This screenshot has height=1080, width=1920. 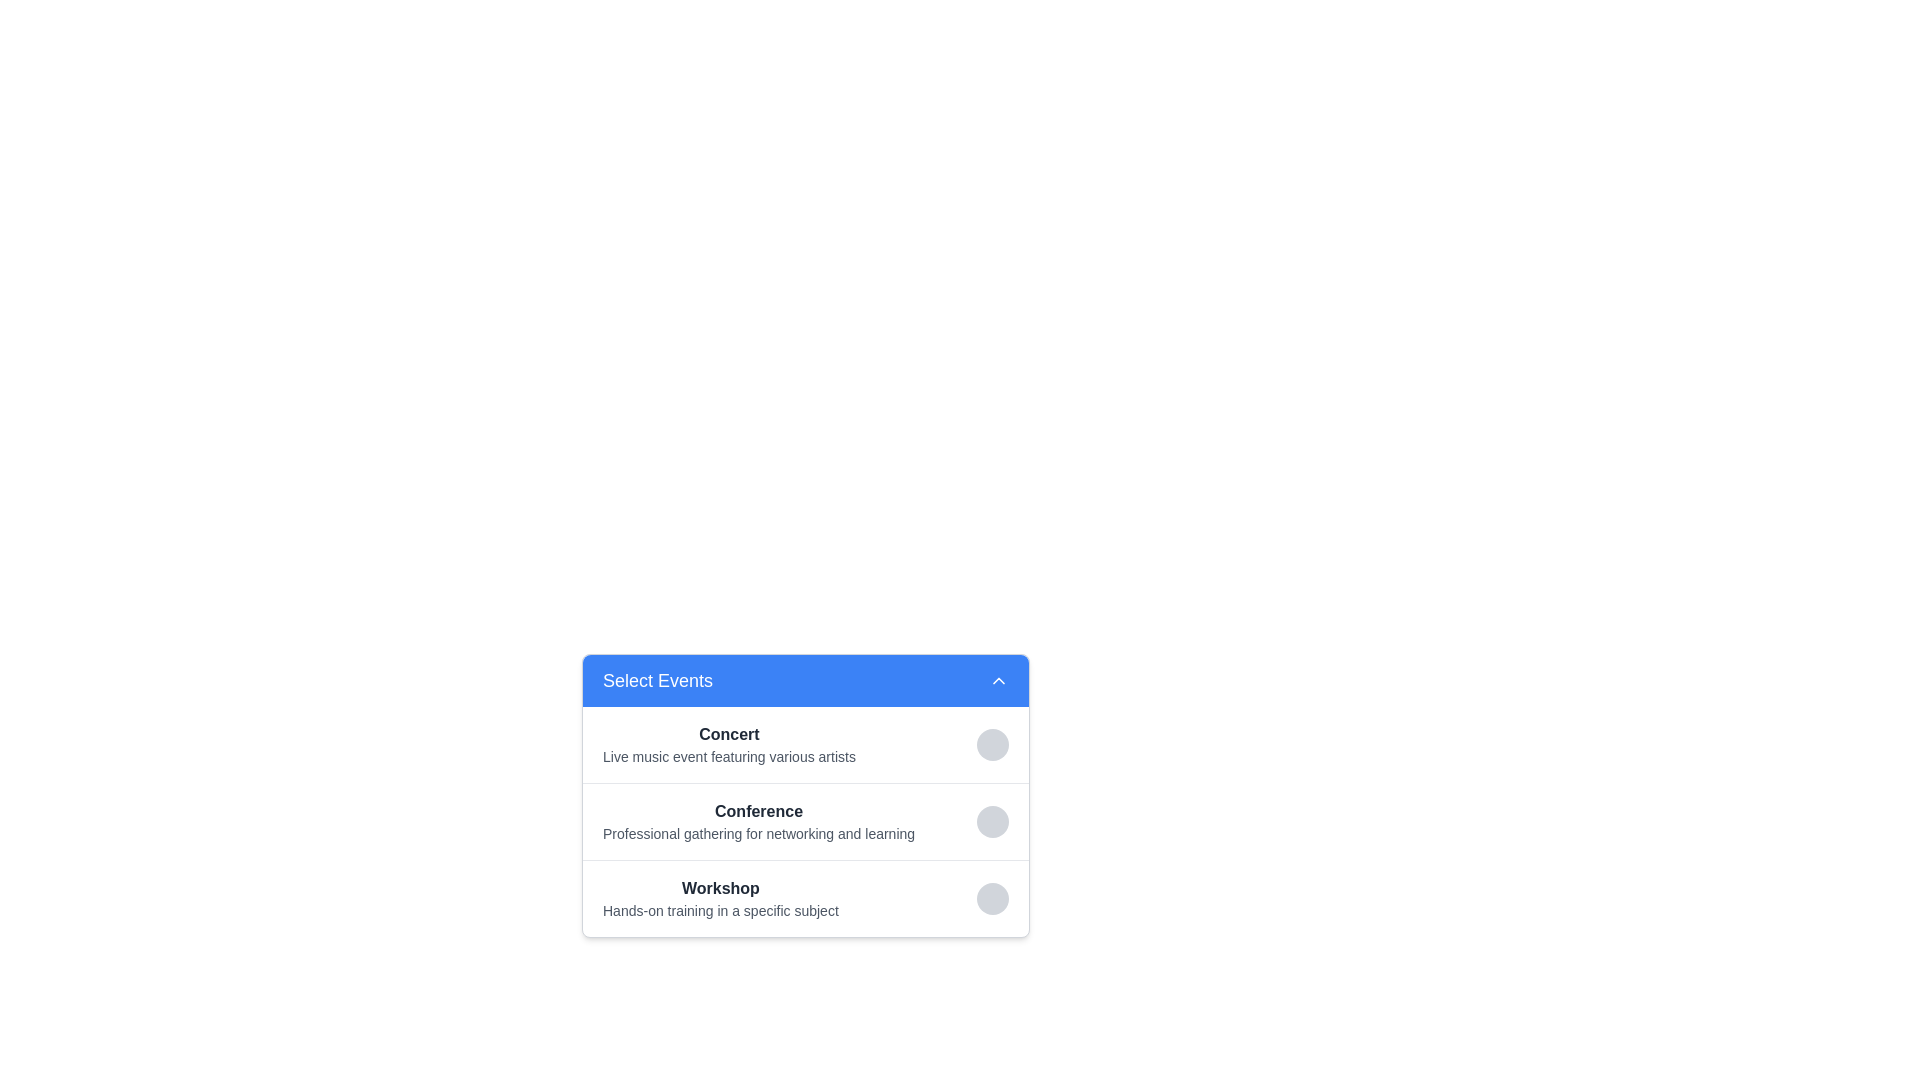 What do you see at coordinates (720, 910) in the screenshot?
I see `the static text label displaying 'Hands-on training in a specific subject', which is positioned below the bold title 'Workshop'` at bounding box center [720, 910].